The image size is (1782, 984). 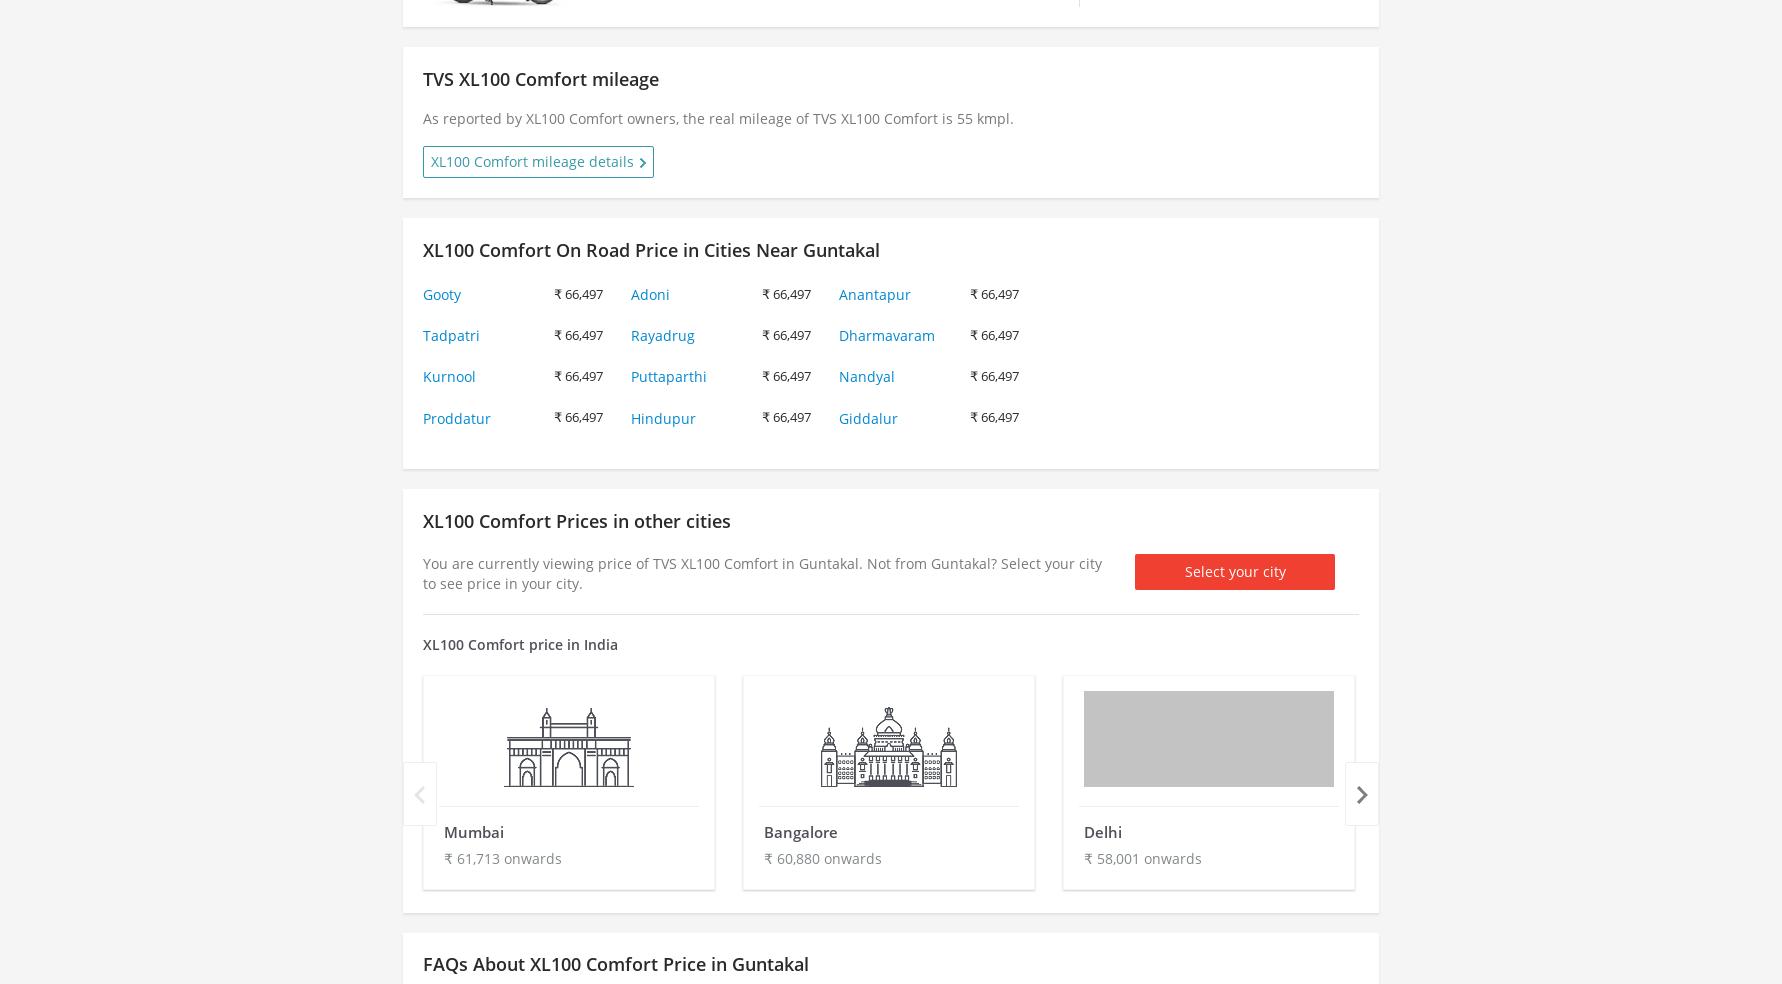 I want to click on 'Select your city', so click(x=1233, y=570).